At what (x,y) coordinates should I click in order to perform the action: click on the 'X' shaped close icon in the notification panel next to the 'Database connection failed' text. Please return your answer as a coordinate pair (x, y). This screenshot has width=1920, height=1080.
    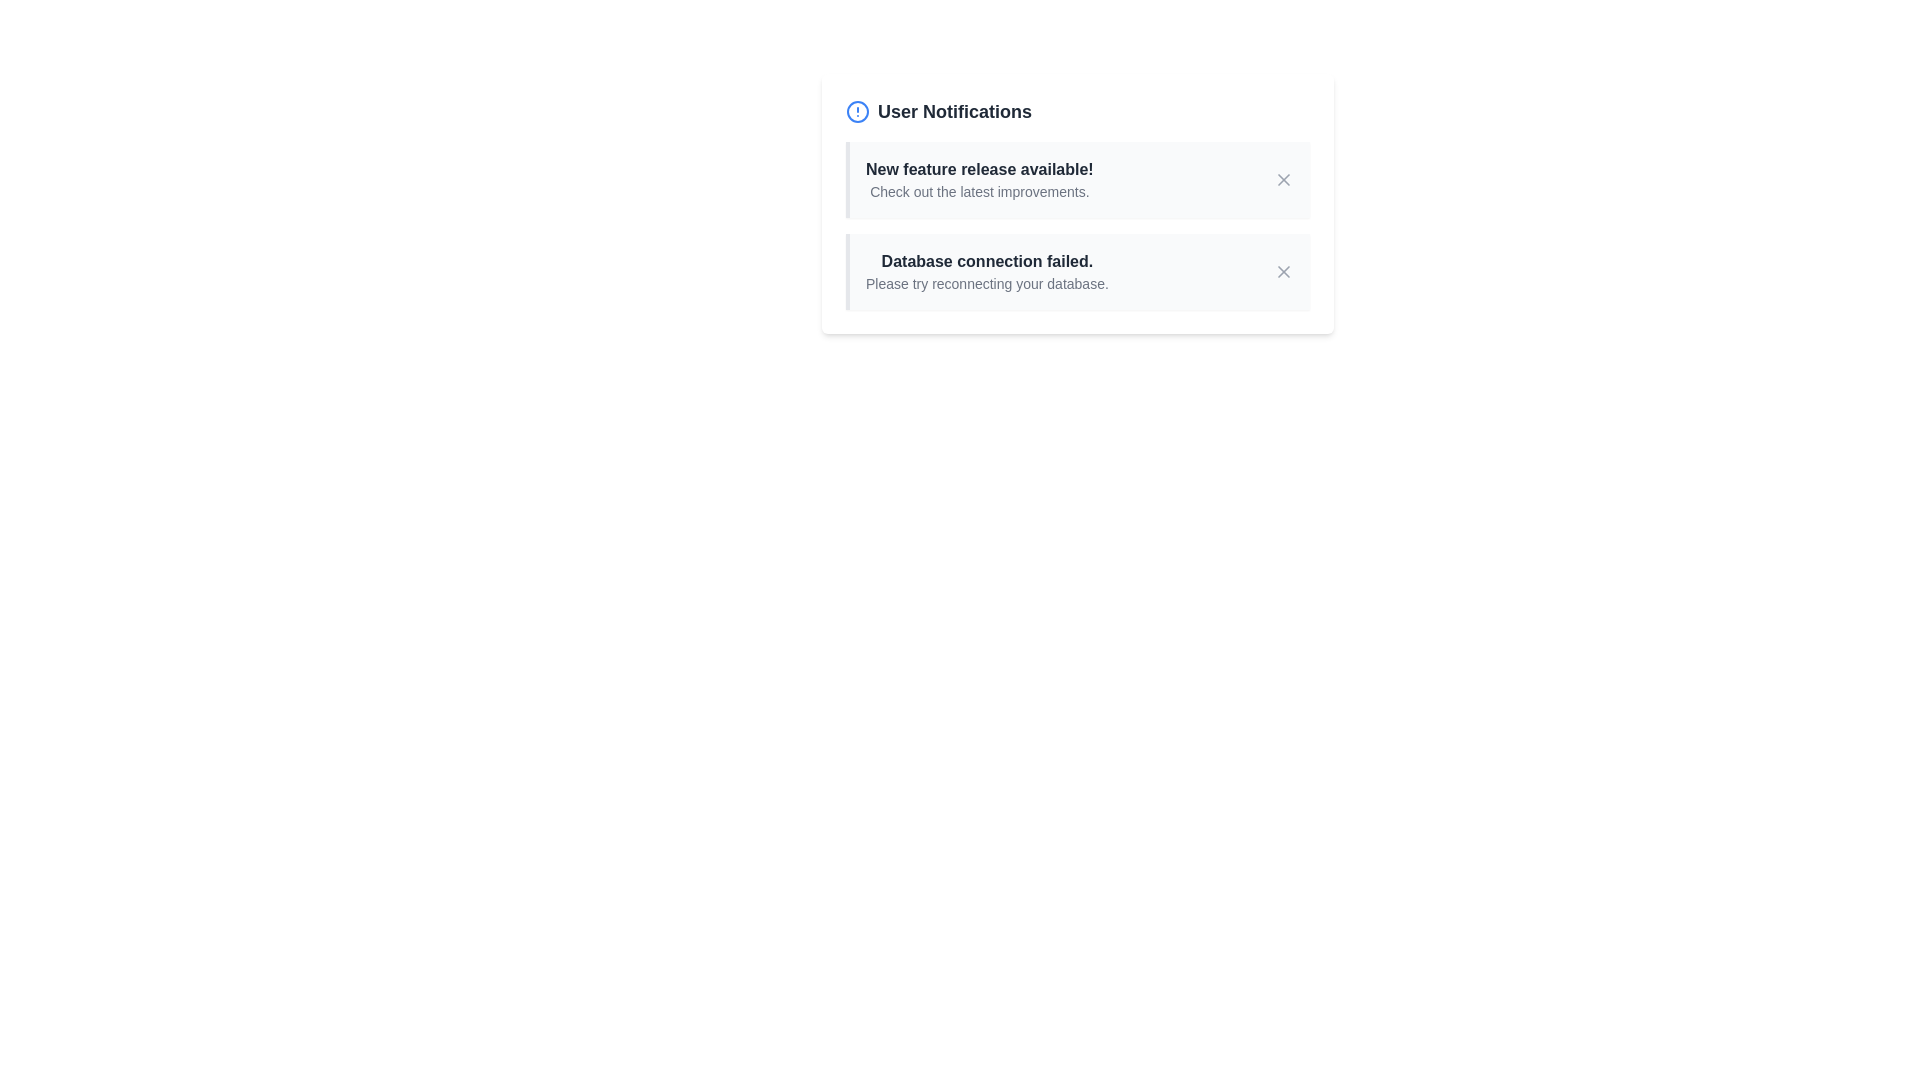
    Looking at the image, I should click on (1283, 272).